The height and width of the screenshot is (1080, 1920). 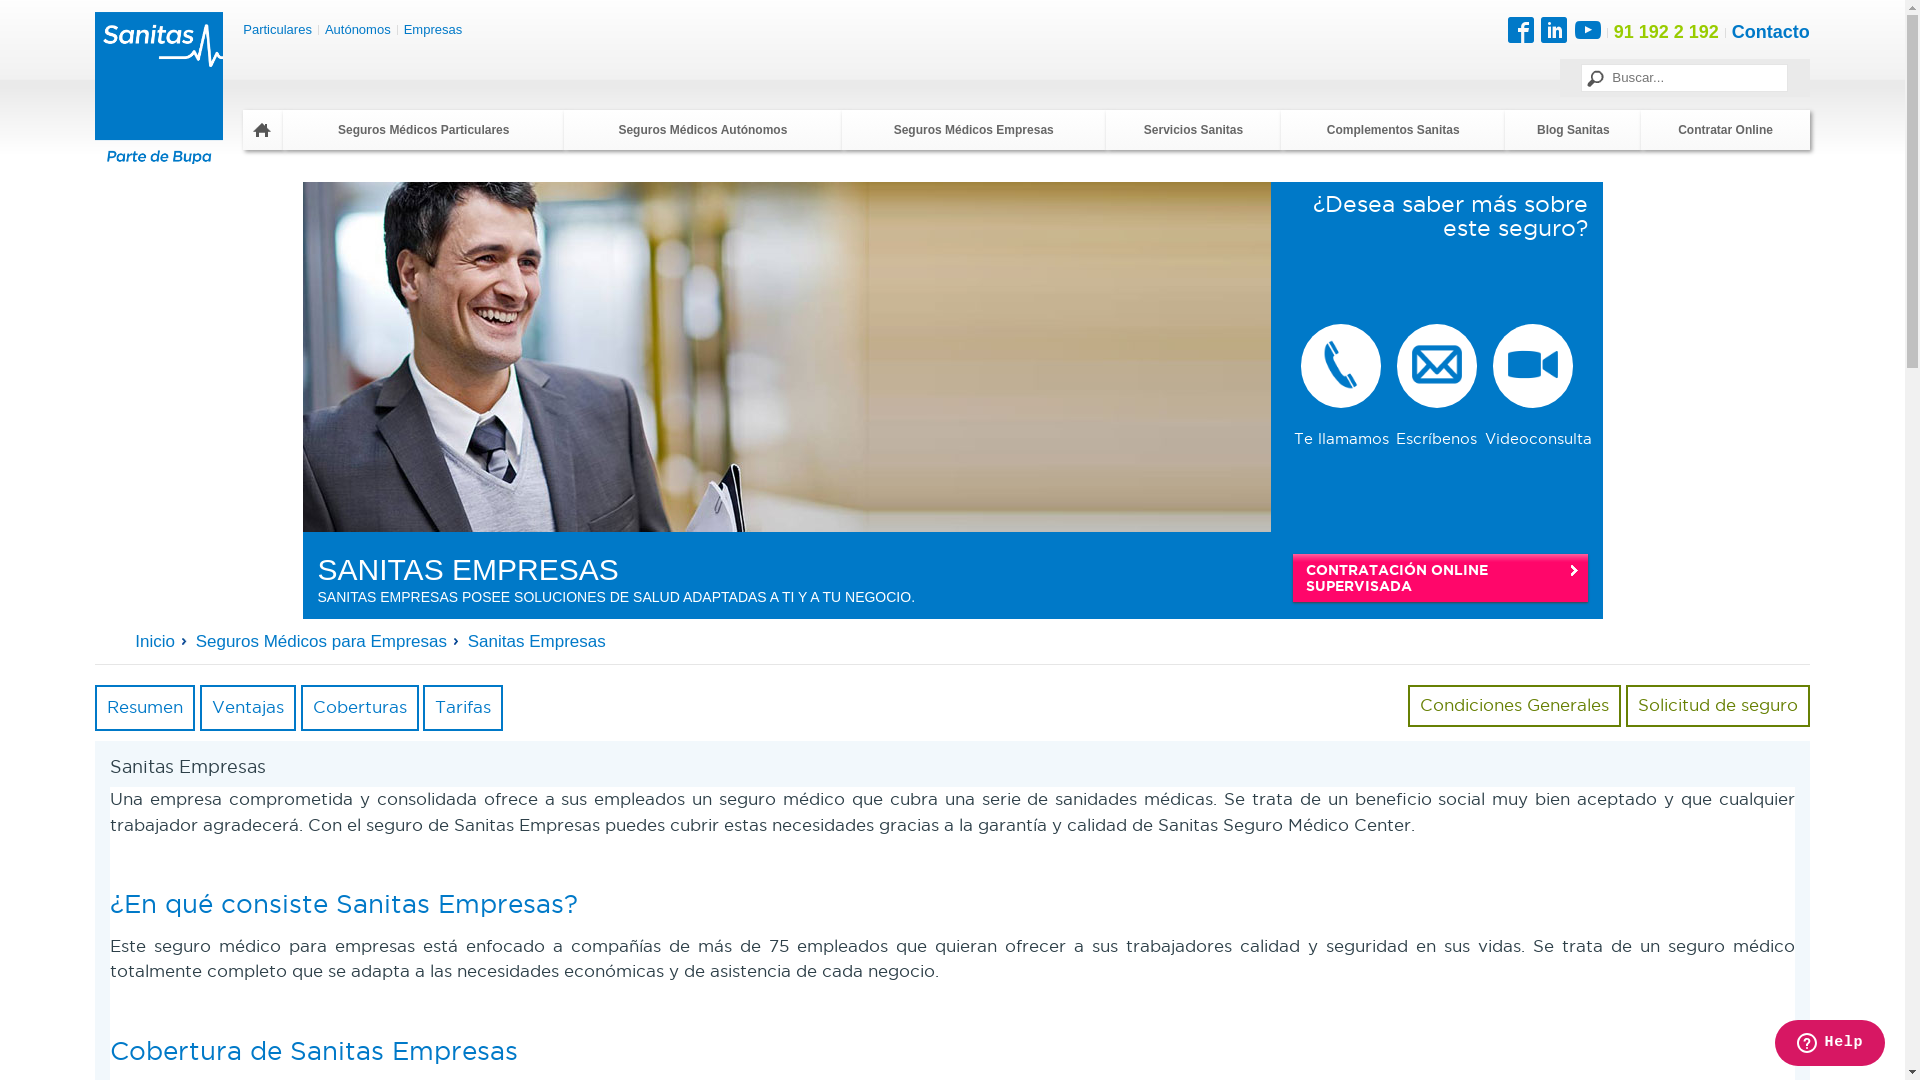 I want to click on '91 192 2 192', so click(x=1666, y=31).